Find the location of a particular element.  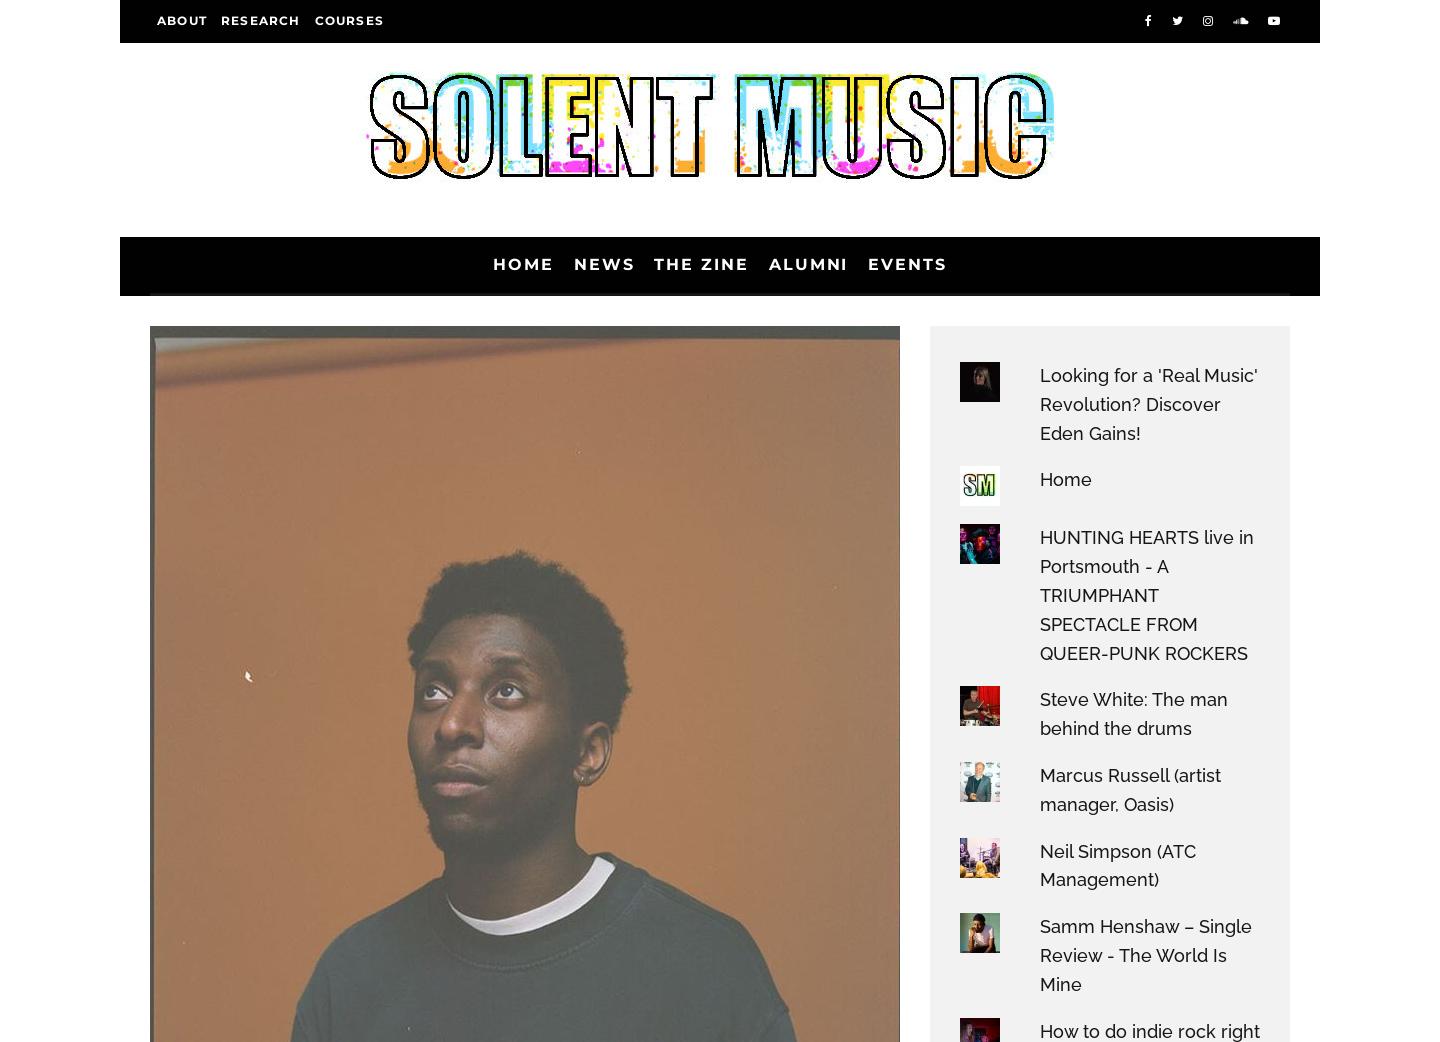

'SO:MUSIC CITY' is located at coordinates (232, 482).